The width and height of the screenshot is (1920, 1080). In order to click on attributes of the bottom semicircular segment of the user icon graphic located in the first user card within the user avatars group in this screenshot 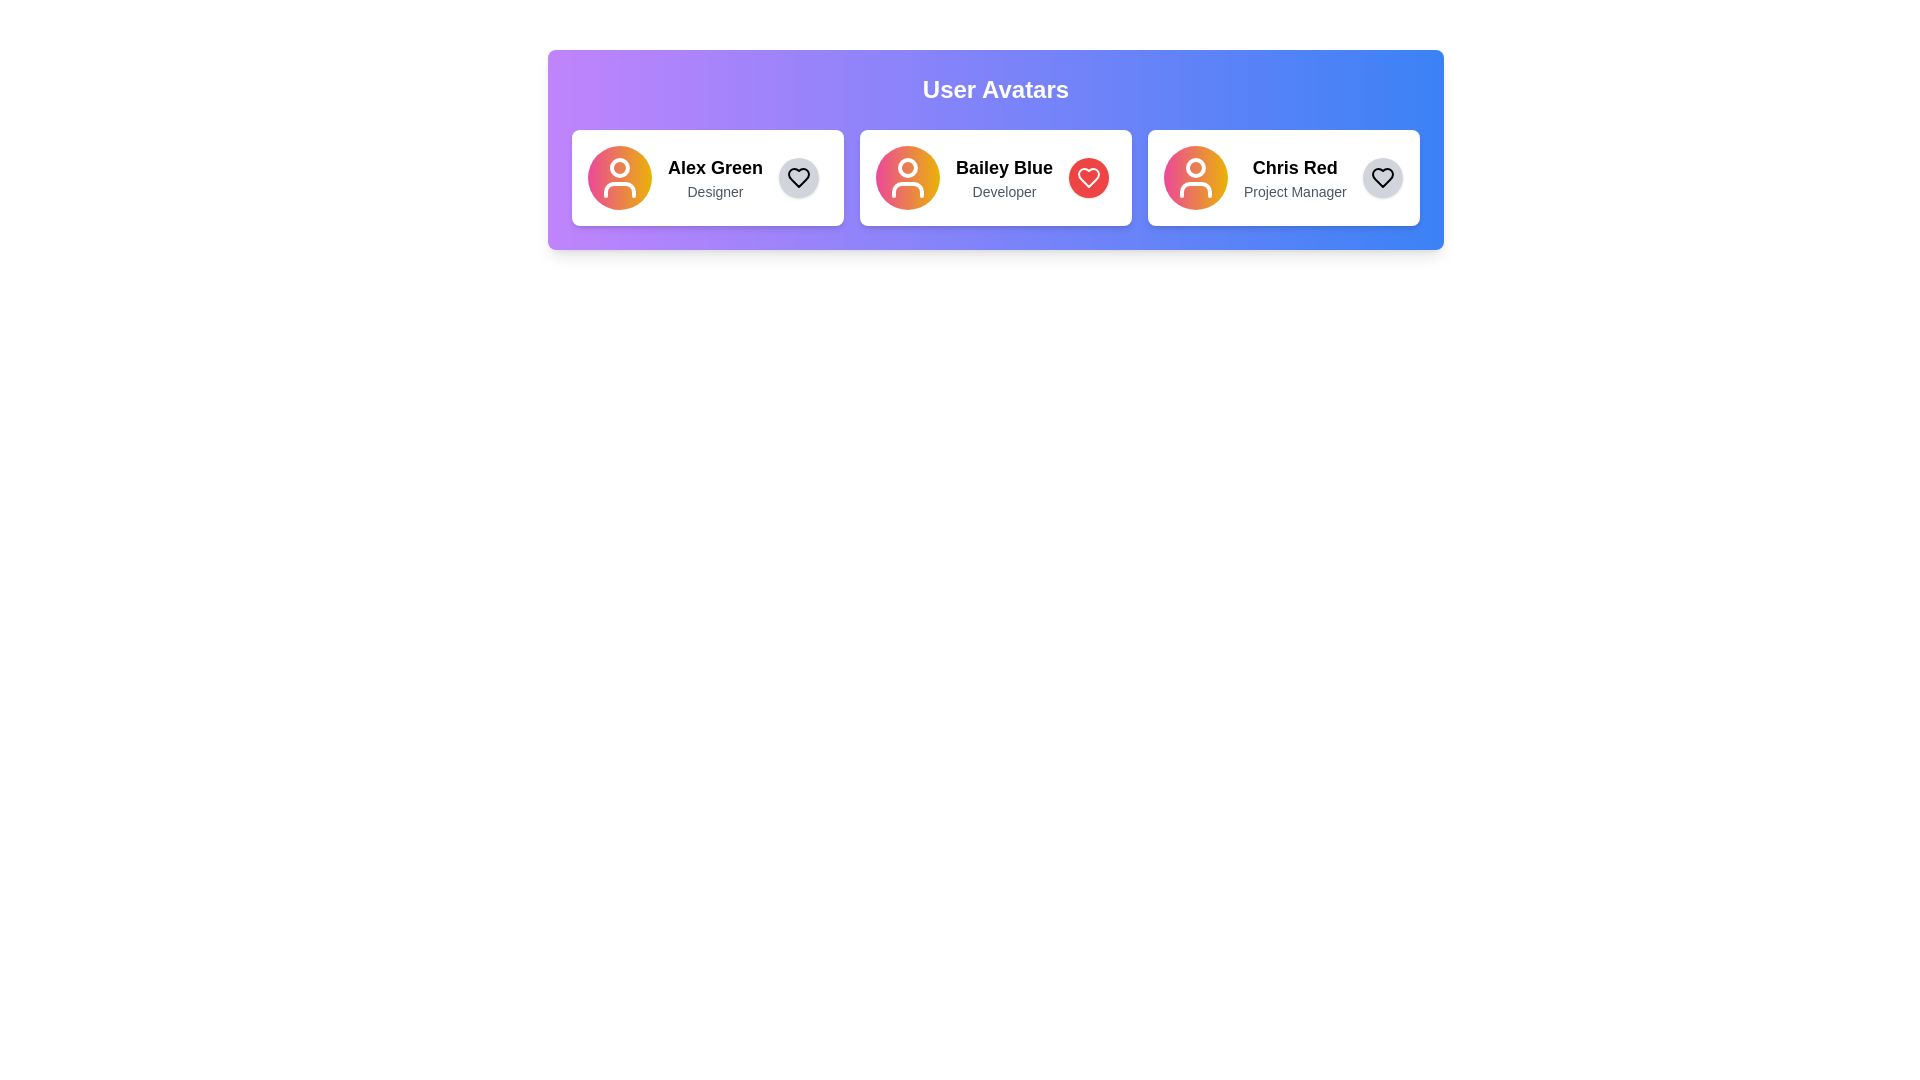, I will do `click(618, 189)`.